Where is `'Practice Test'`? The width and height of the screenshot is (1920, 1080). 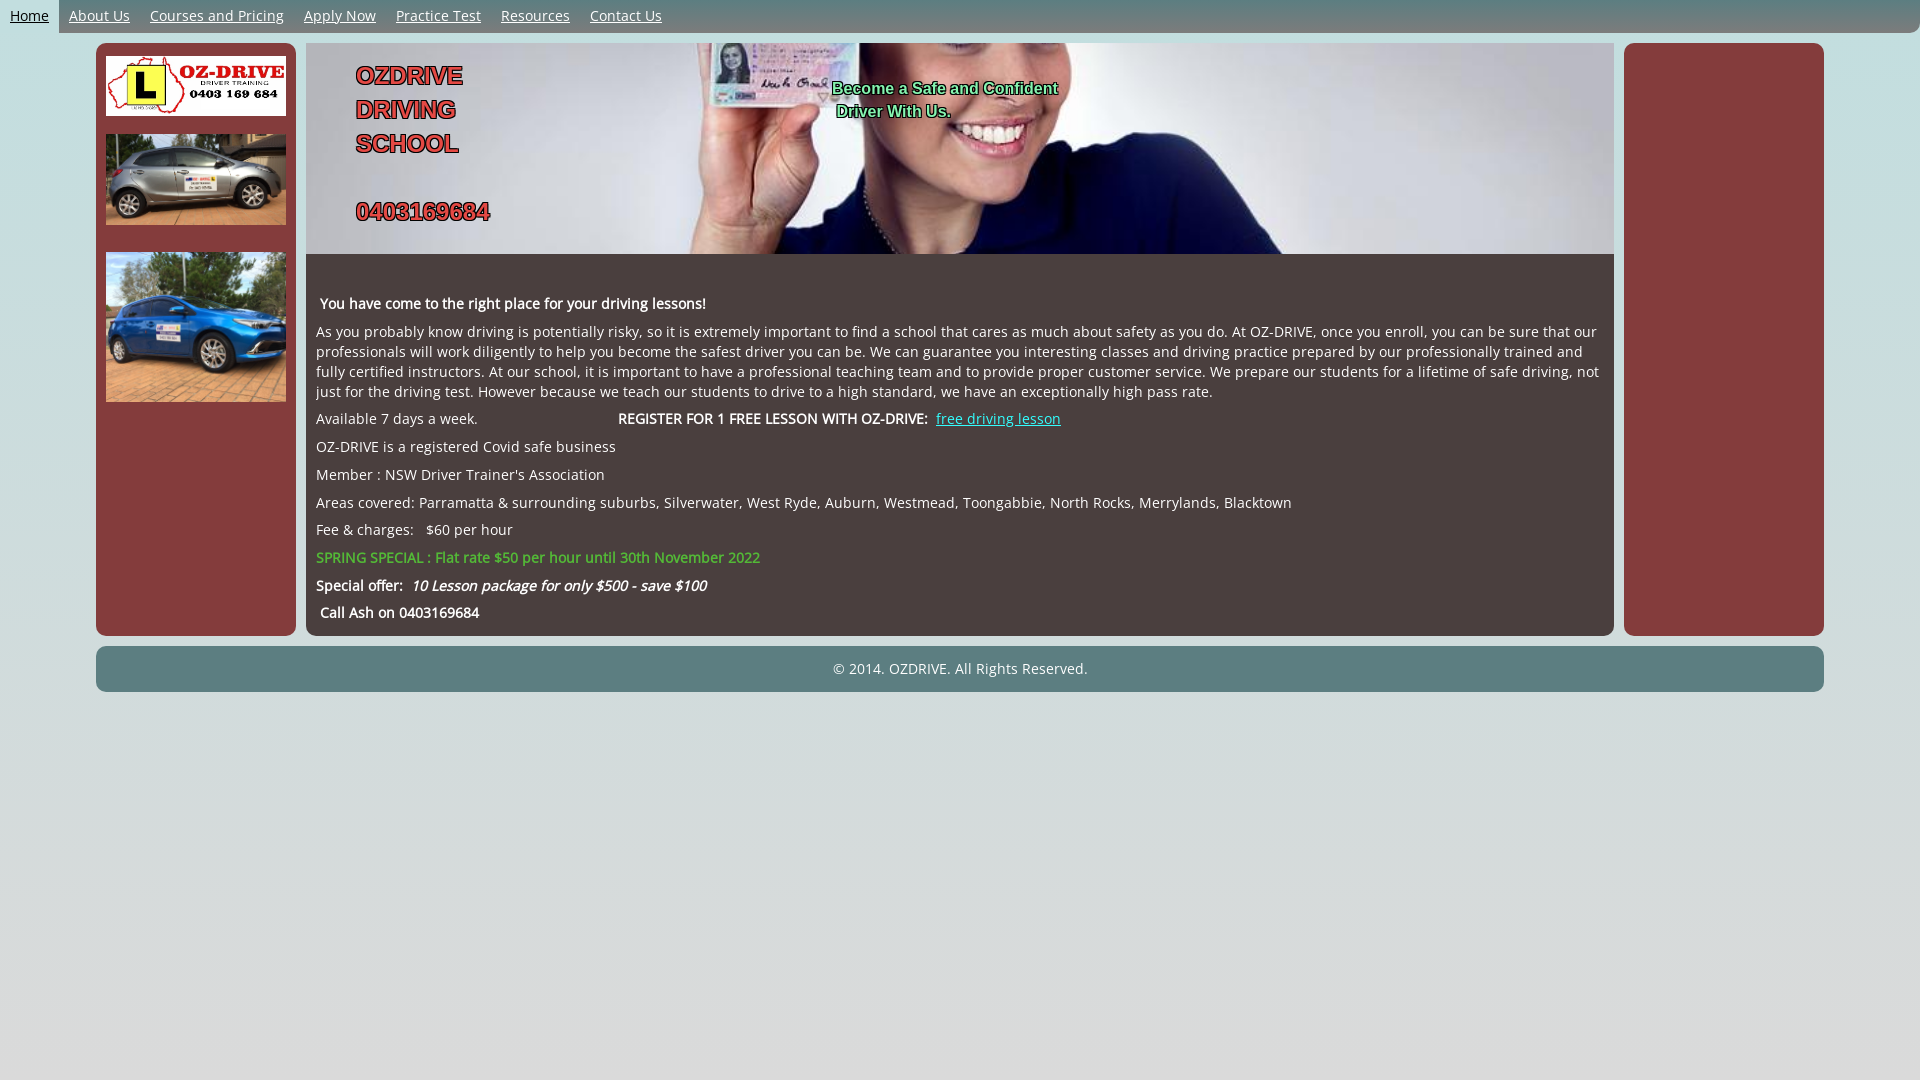
'Practice Test' is located at coordinates (385, 16).